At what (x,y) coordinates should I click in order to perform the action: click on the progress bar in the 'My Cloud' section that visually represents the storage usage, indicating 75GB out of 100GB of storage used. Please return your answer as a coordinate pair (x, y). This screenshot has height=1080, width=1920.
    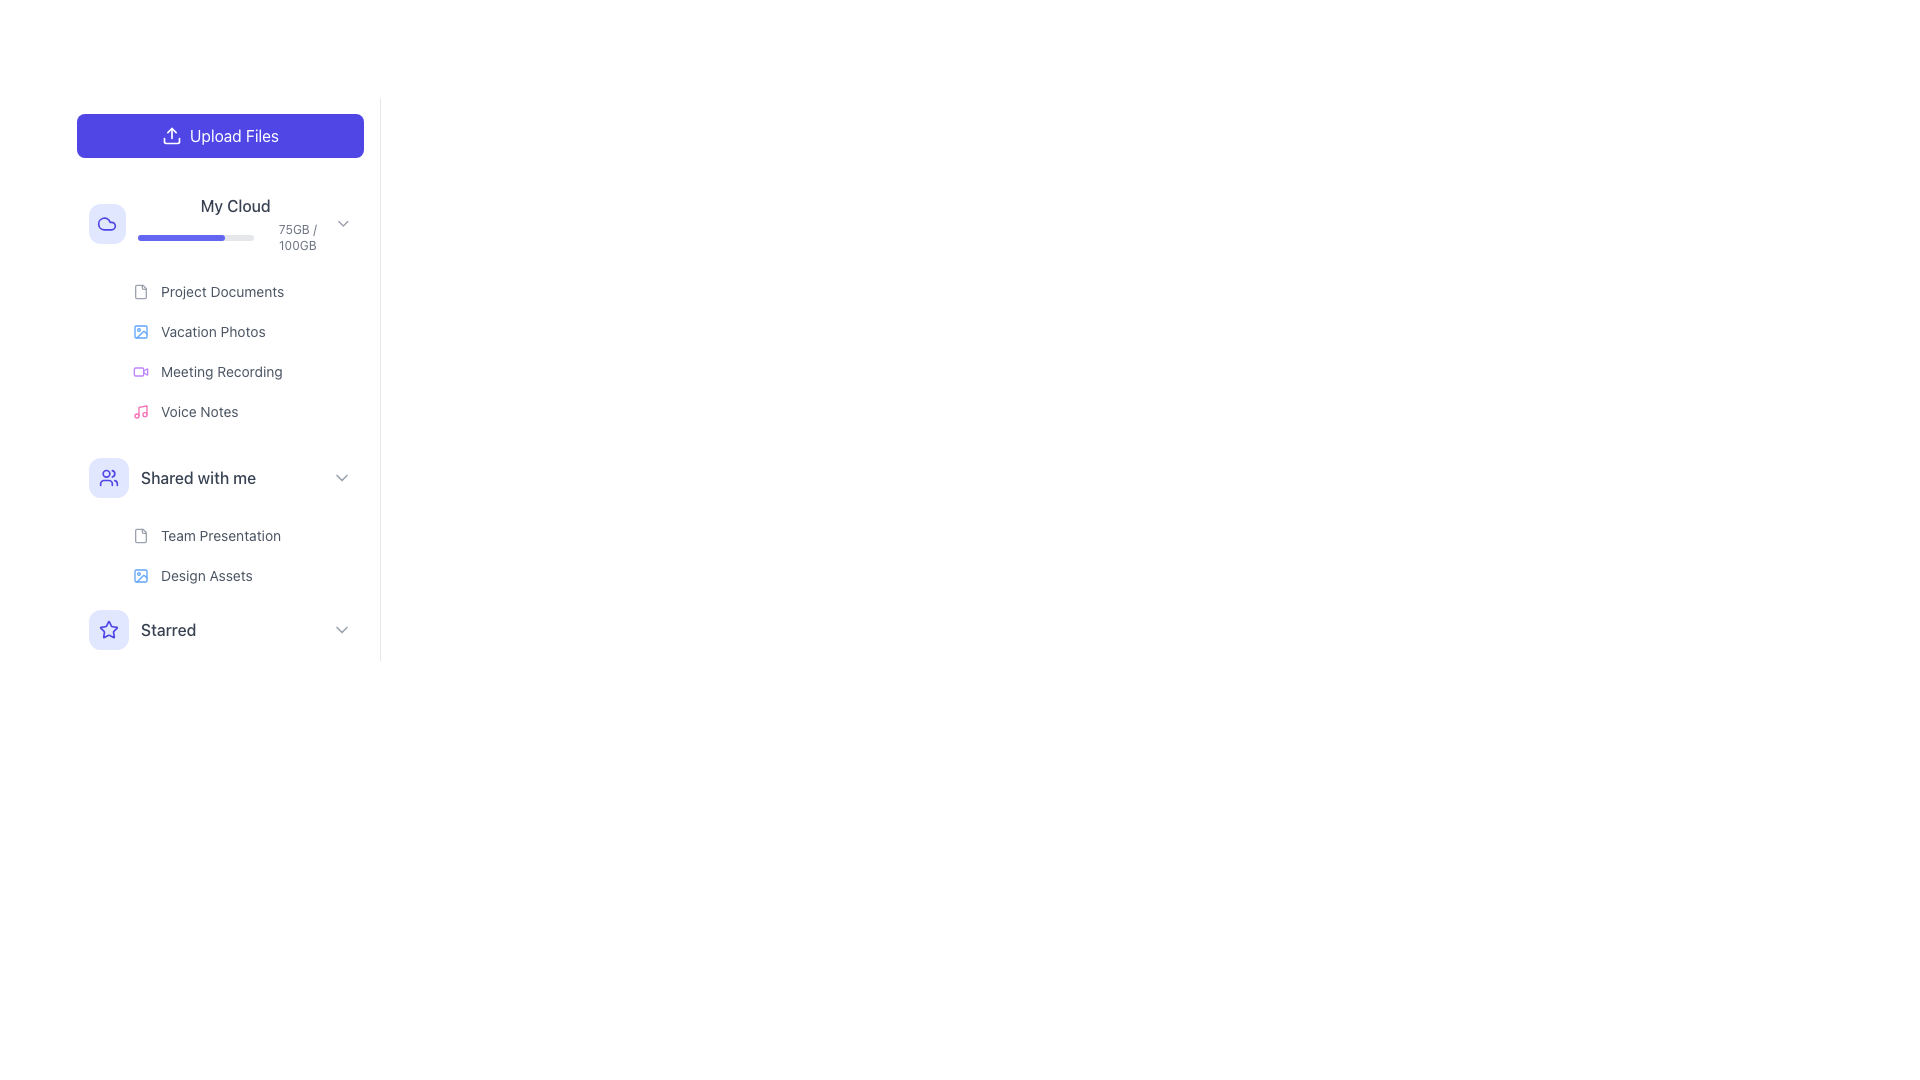
    Looking at the image, I should click on (195, 237).